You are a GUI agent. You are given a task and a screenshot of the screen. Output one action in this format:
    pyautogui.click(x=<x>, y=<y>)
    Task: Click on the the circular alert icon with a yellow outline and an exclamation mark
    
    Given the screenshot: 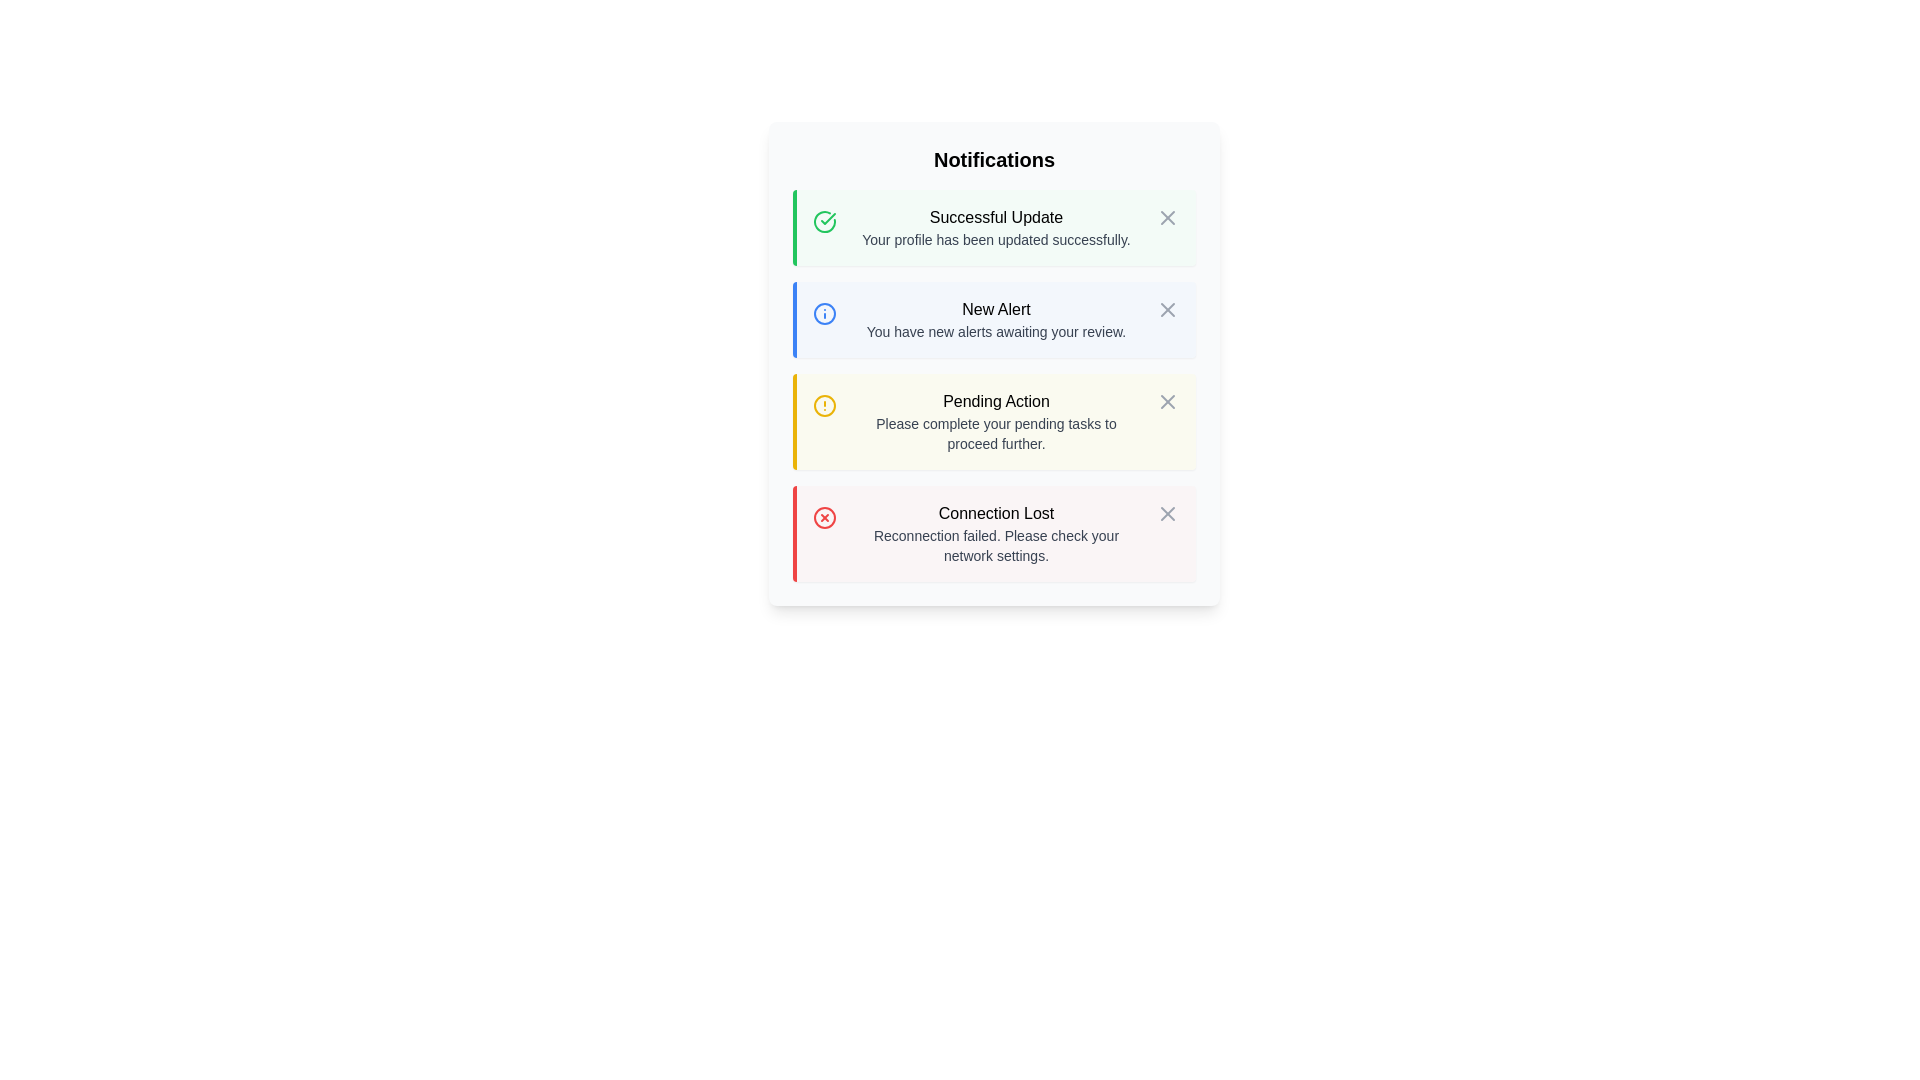 What is the action you would take?
    pyautogui.click(x=825, y=405)
    